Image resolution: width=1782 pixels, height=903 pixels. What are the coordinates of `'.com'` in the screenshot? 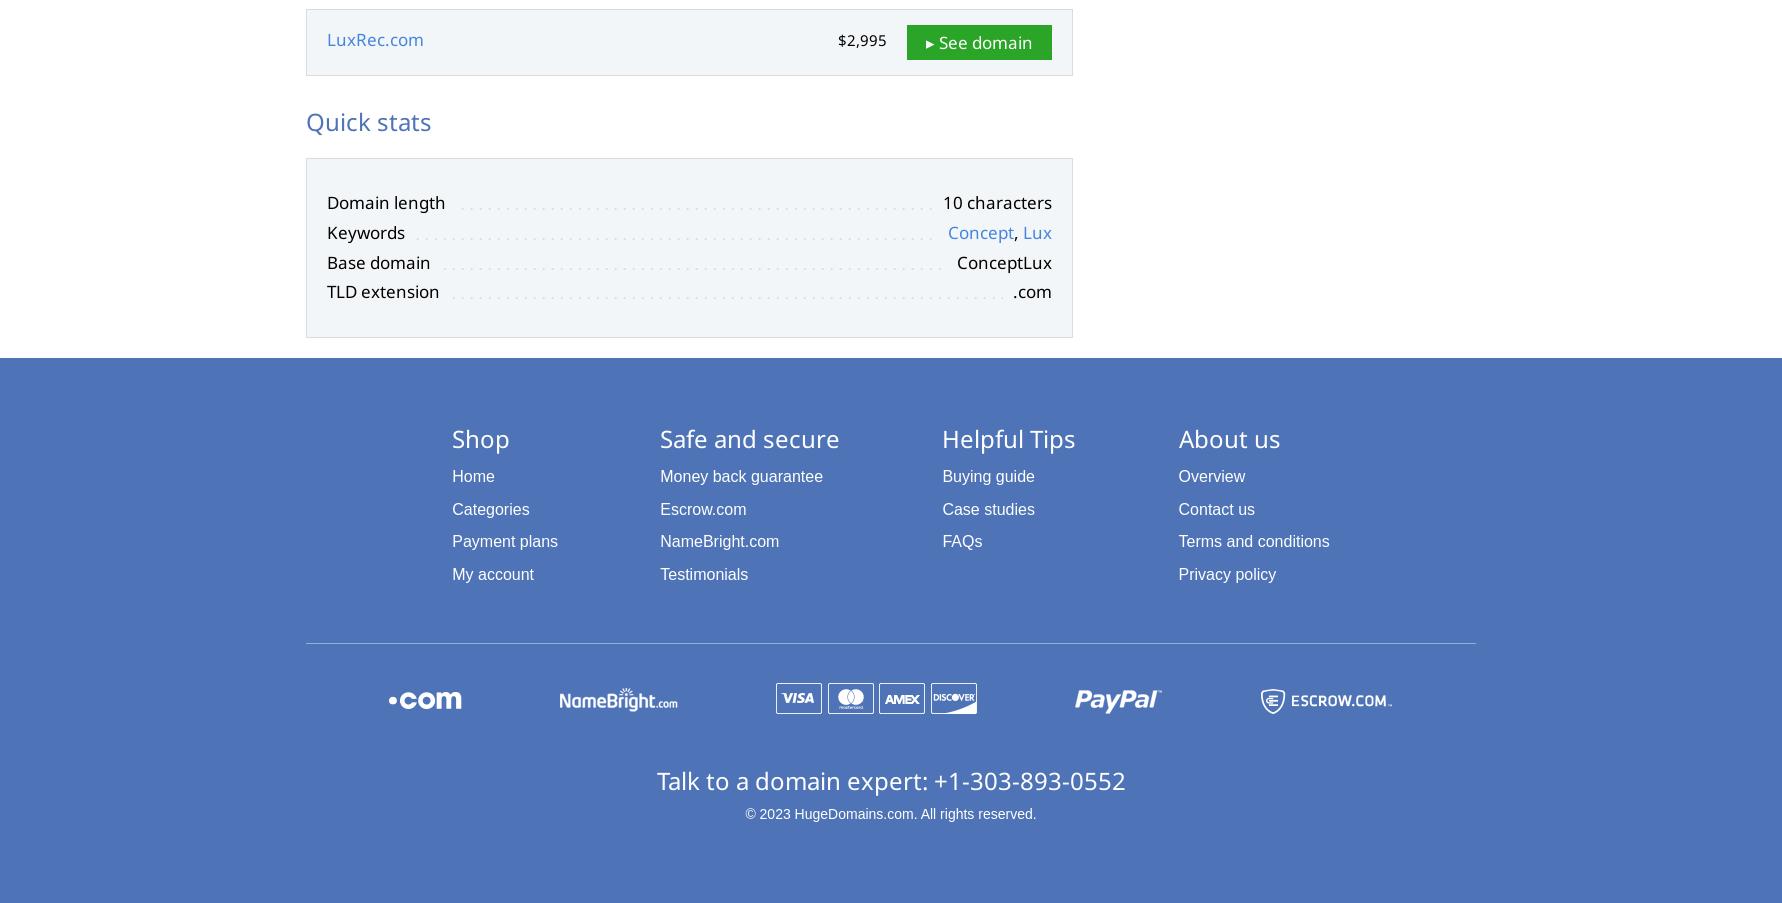 It's located at (1031, 290).